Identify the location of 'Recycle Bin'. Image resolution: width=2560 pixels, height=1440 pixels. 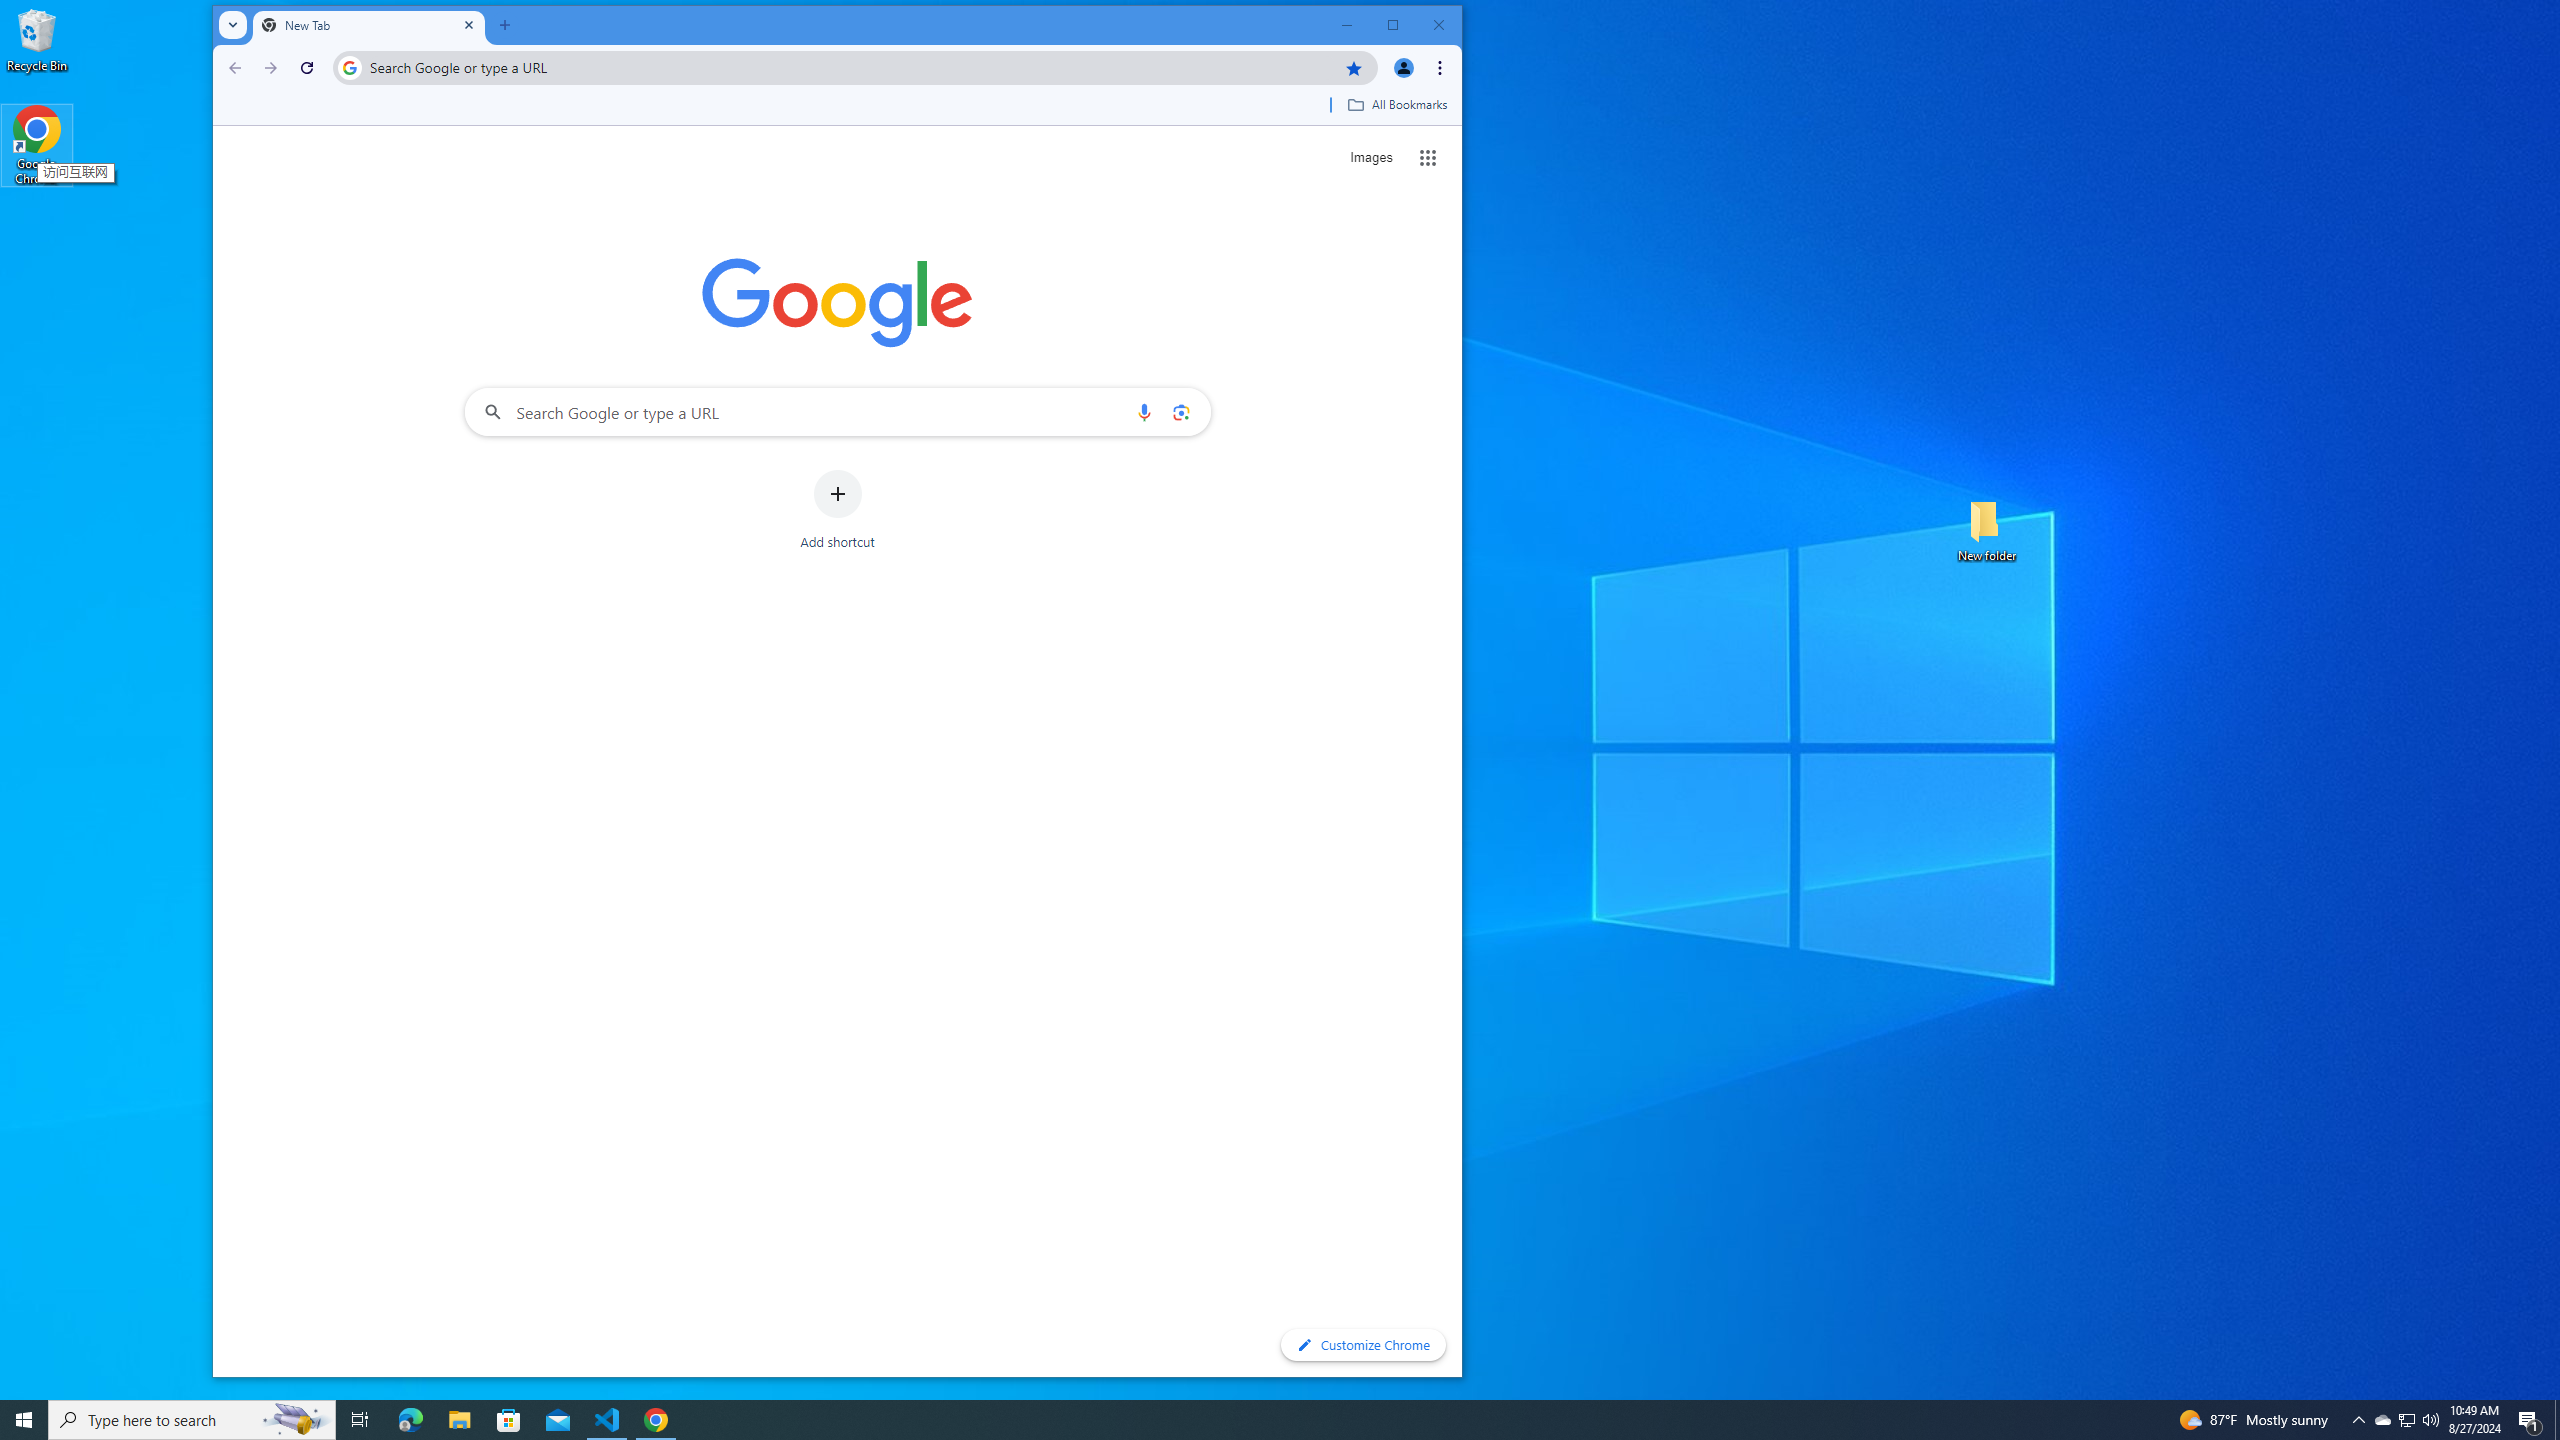
(36, 38).